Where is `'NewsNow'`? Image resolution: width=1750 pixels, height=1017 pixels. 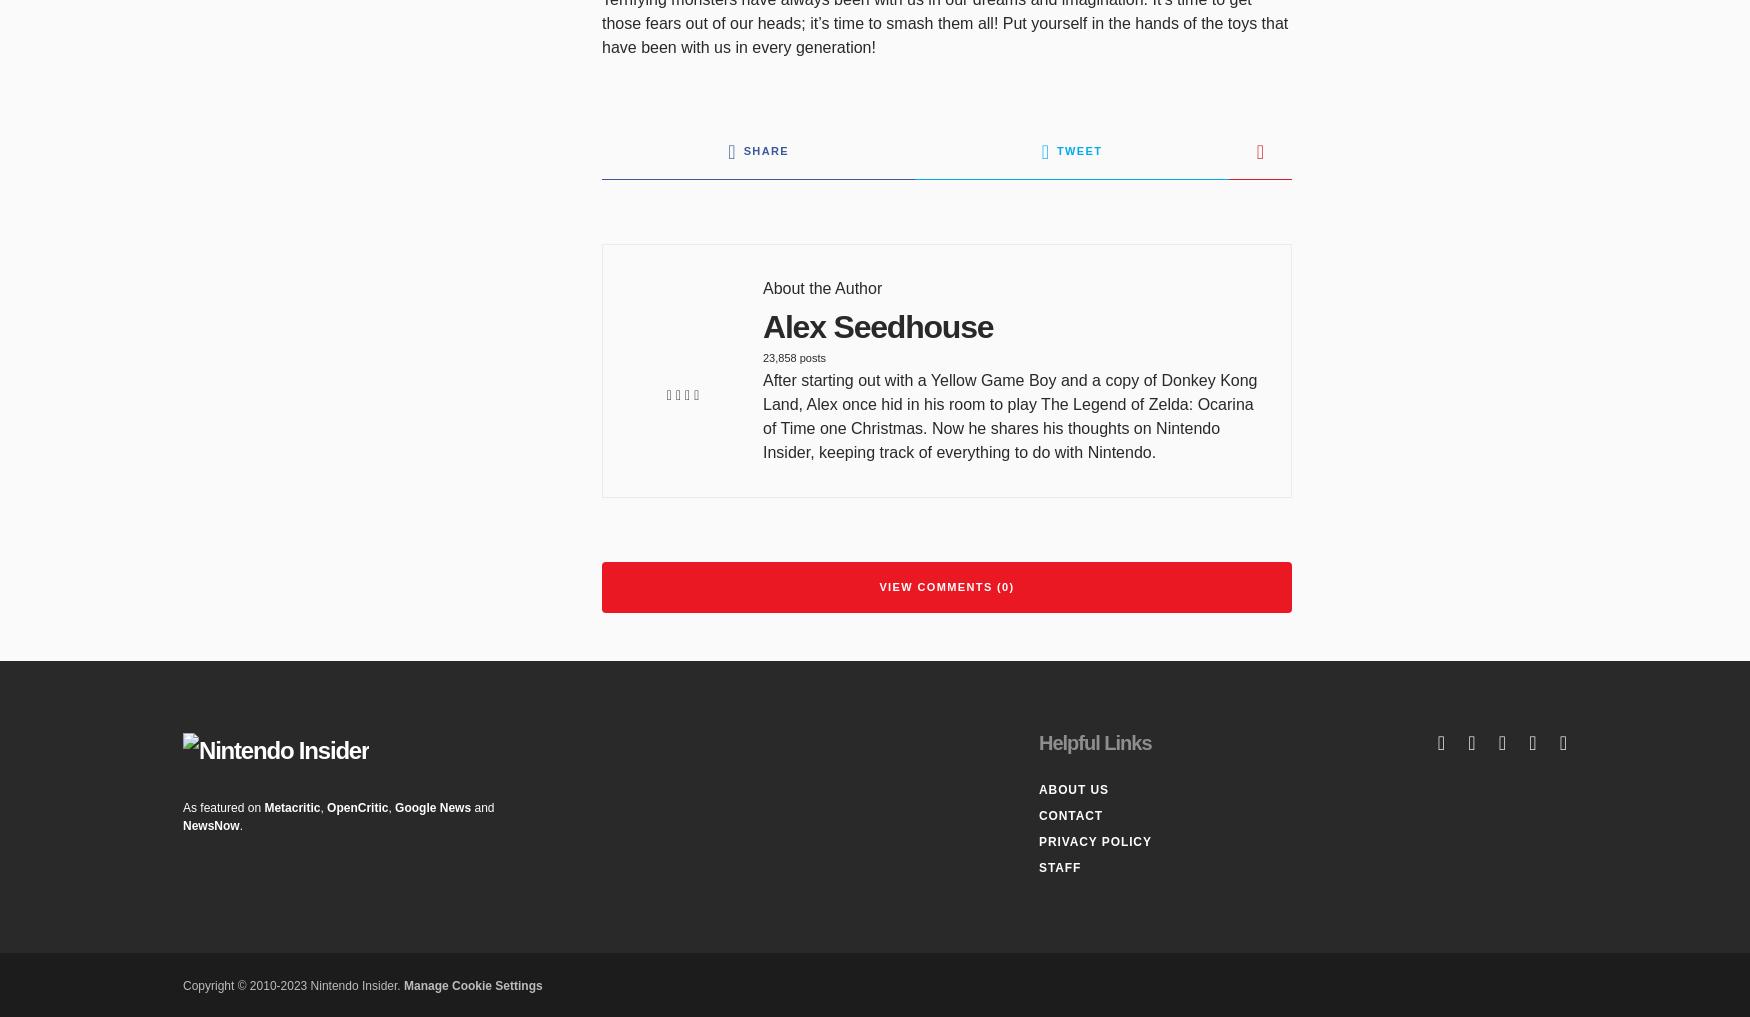 'NewsNow' is located at coordinates (211, 823).